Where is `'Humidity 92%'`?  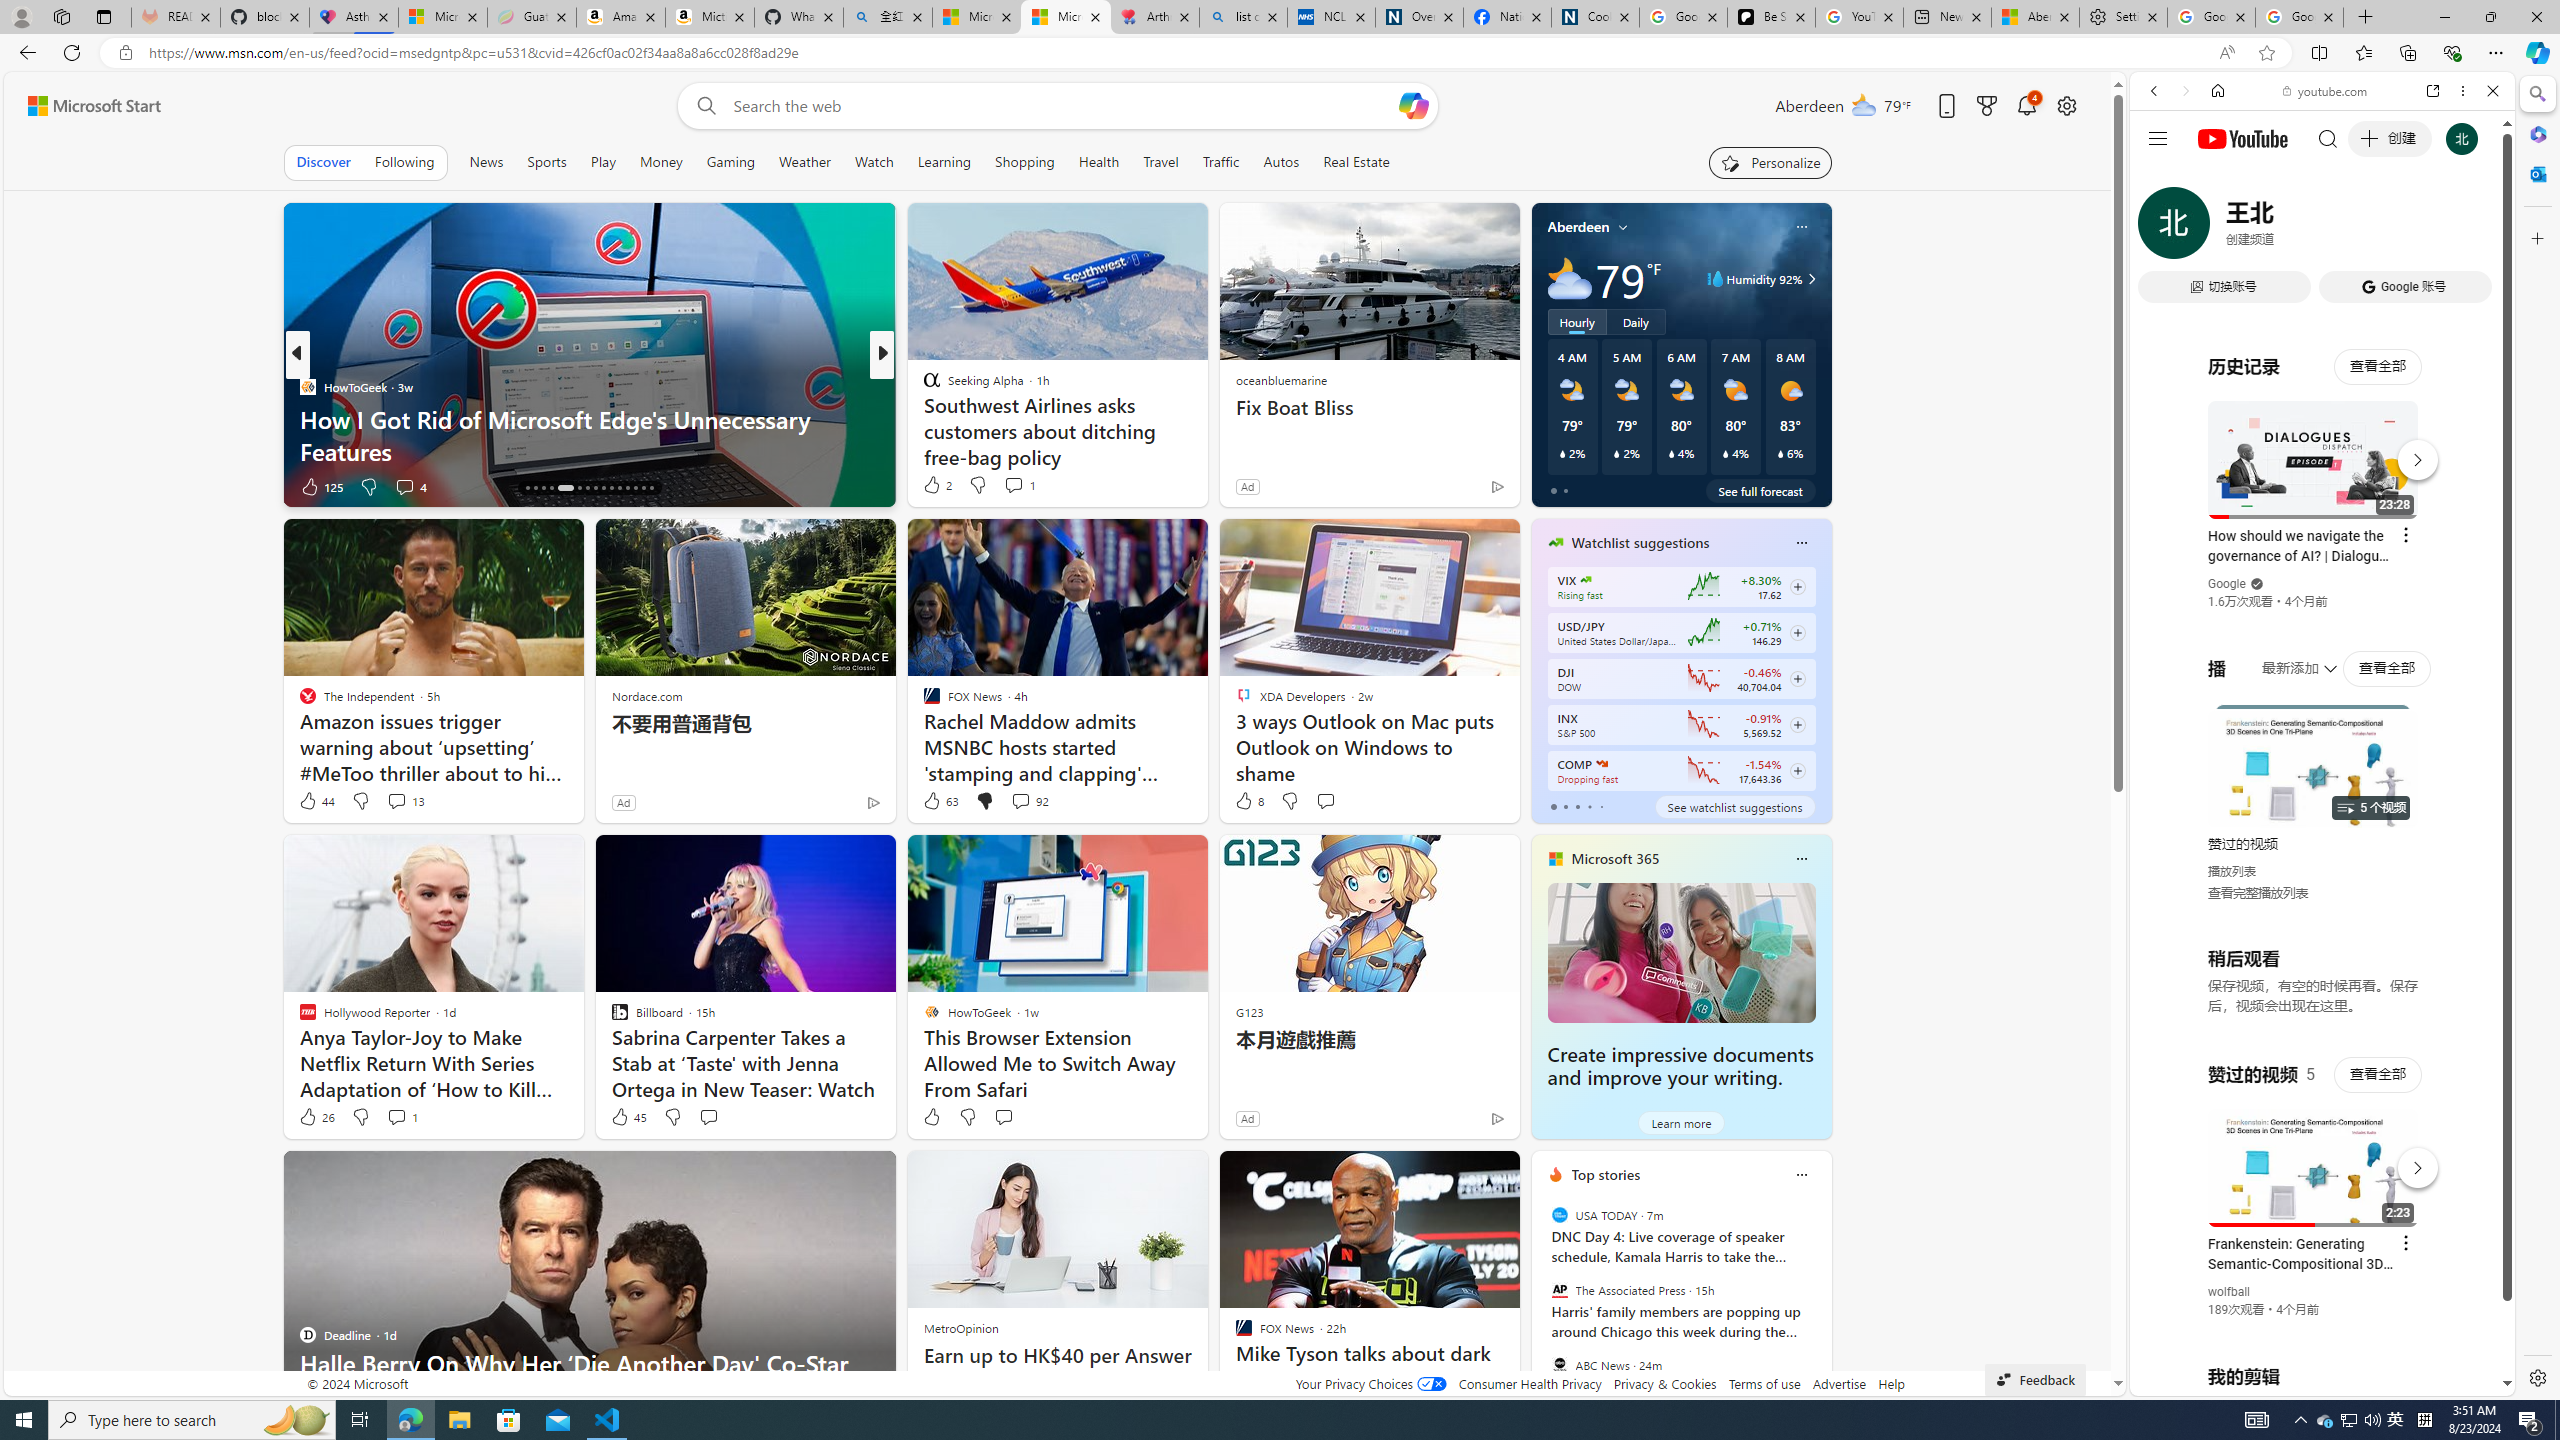 'Humidity 92%' is located at coordinates (1807, 279).